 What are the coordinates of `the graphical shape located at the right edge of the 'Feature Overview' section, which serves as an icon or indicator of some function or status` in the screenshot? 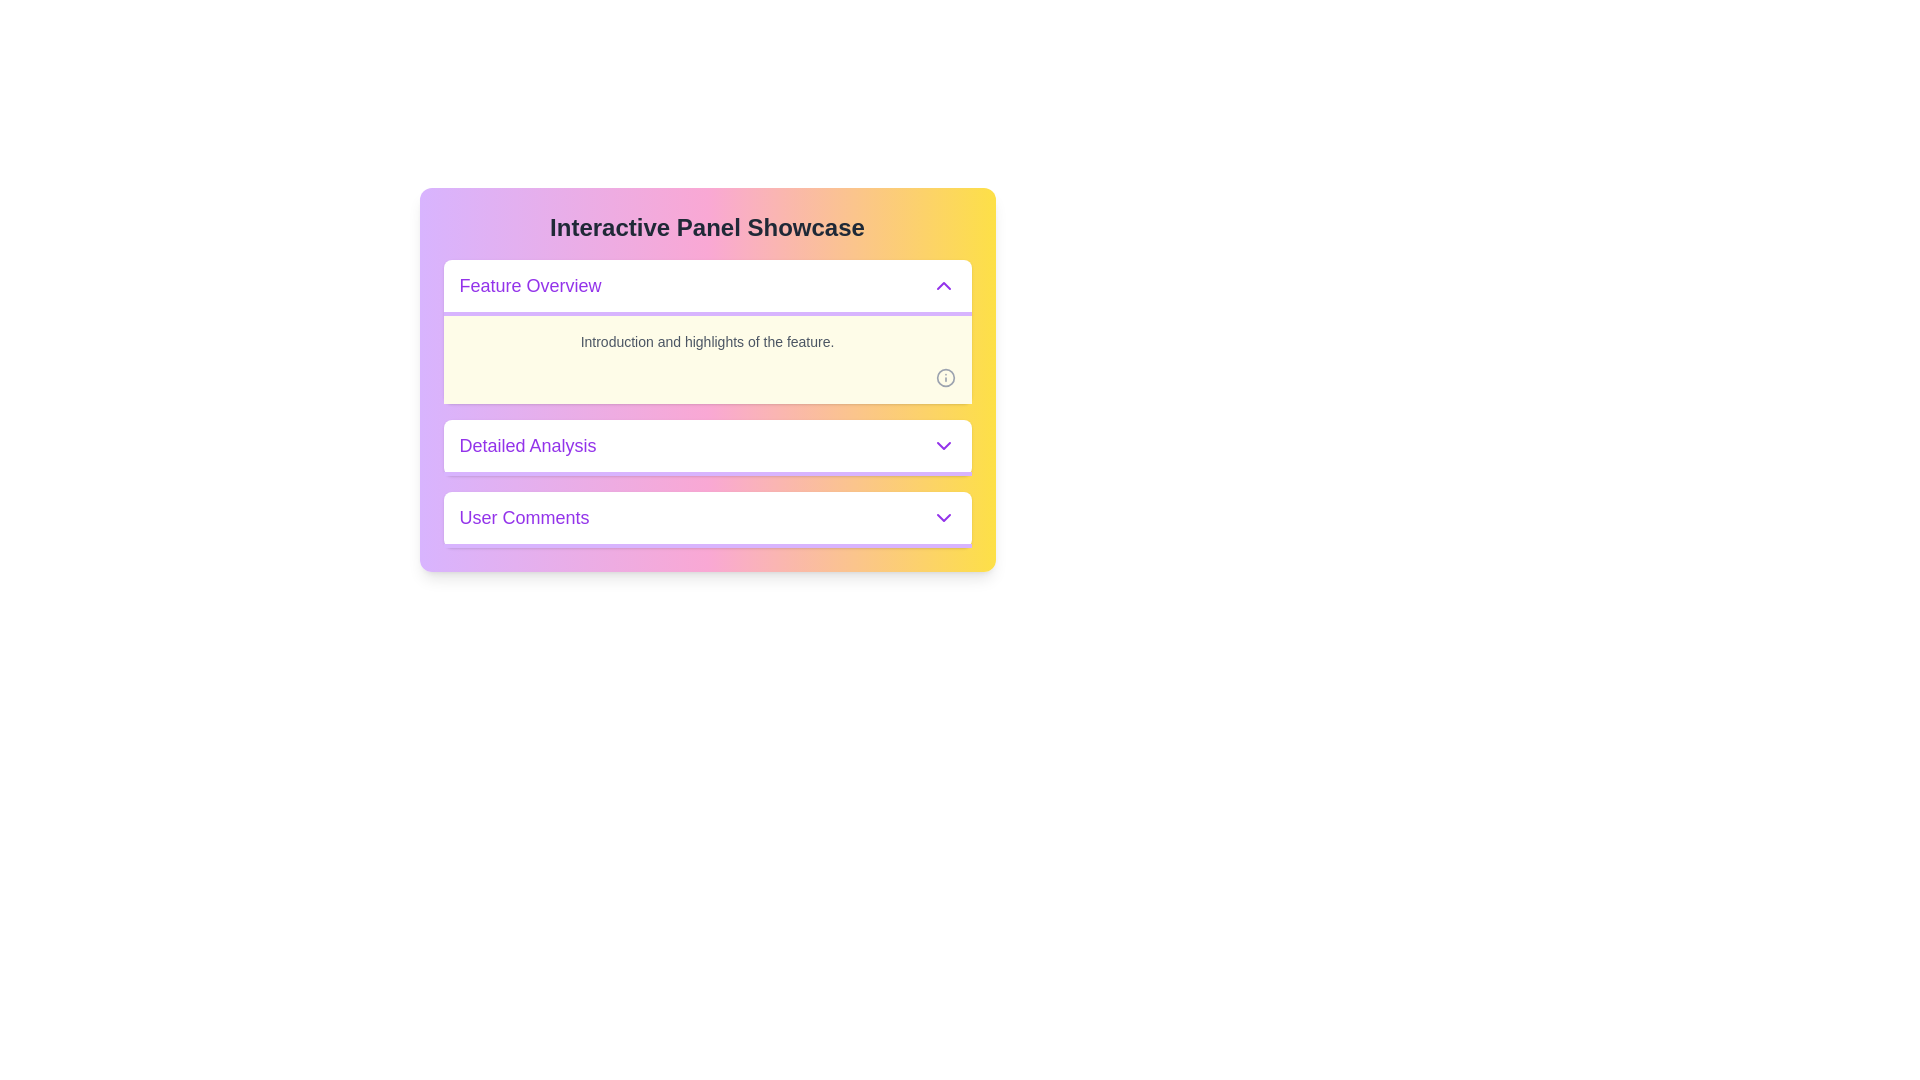 It's located at (944, 378).